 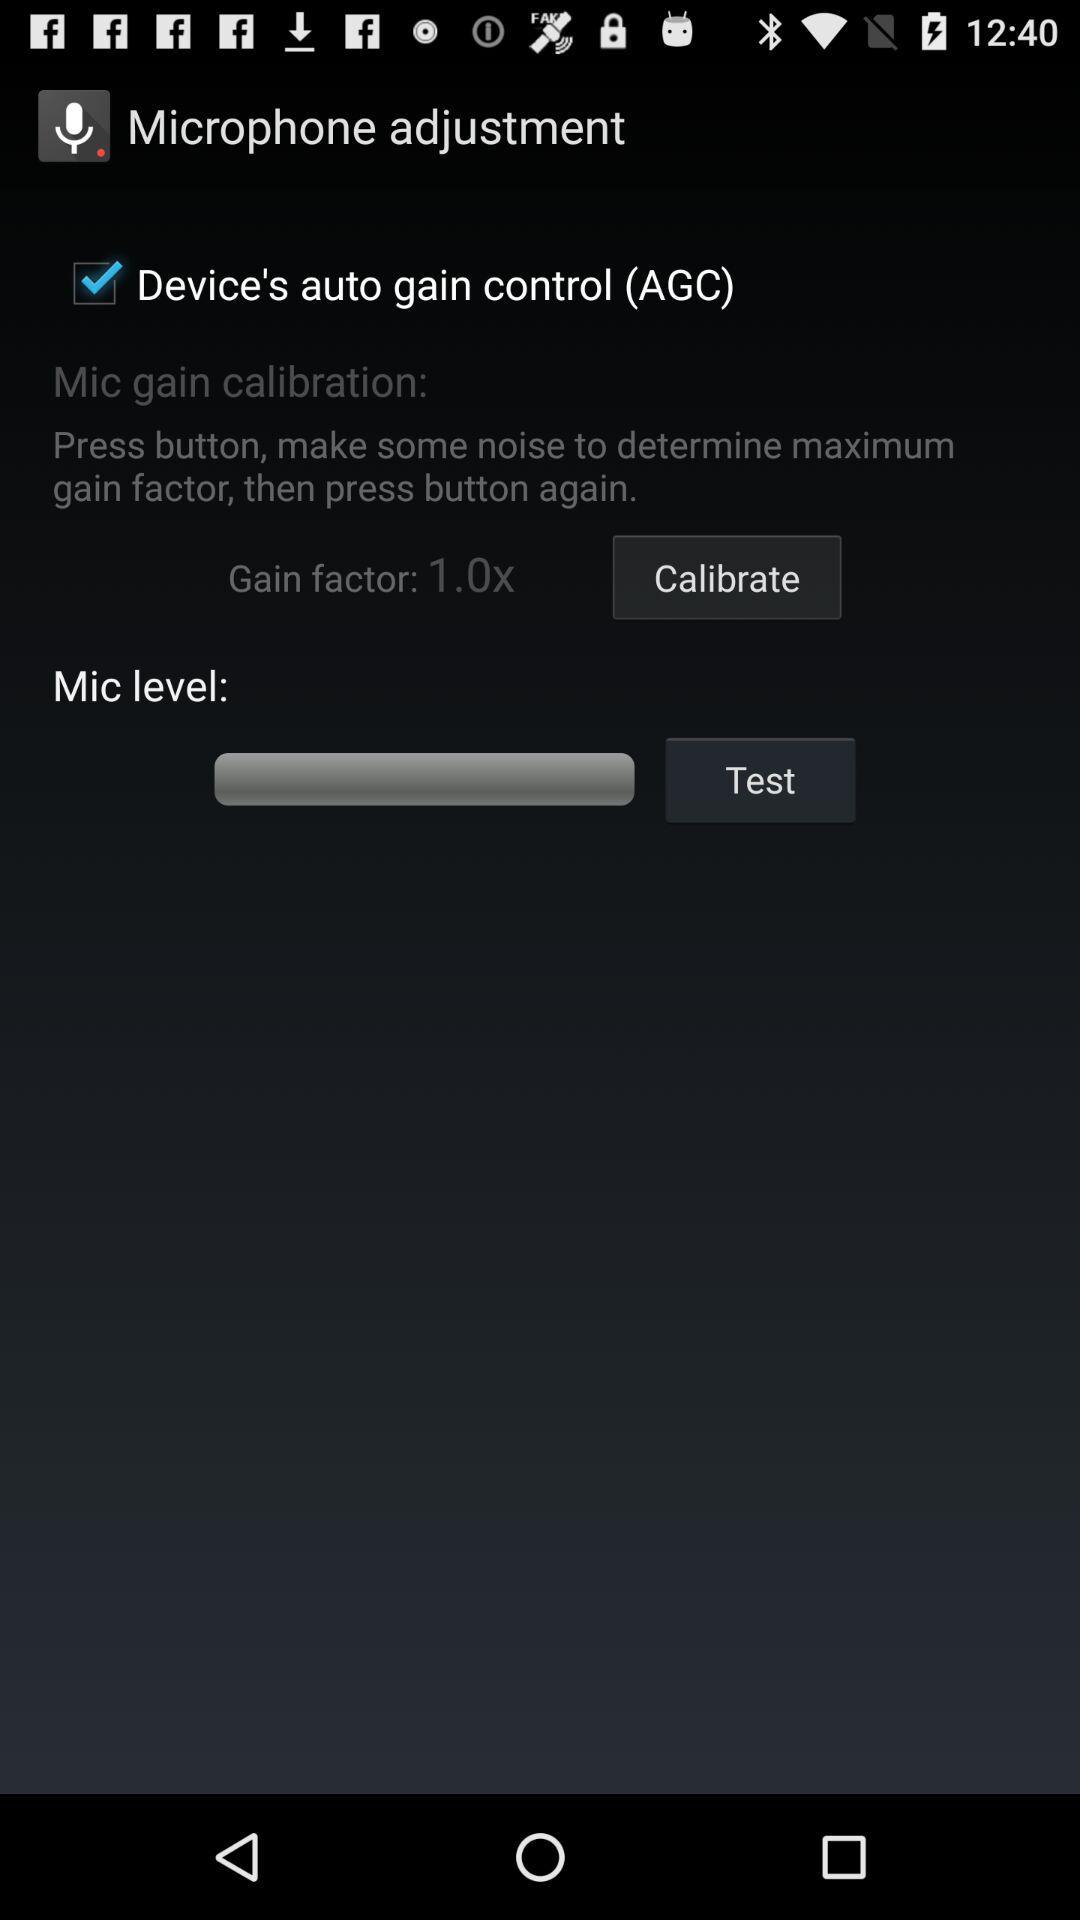 I want to click on the device s auto checkbox, so click(x=393, y=282).